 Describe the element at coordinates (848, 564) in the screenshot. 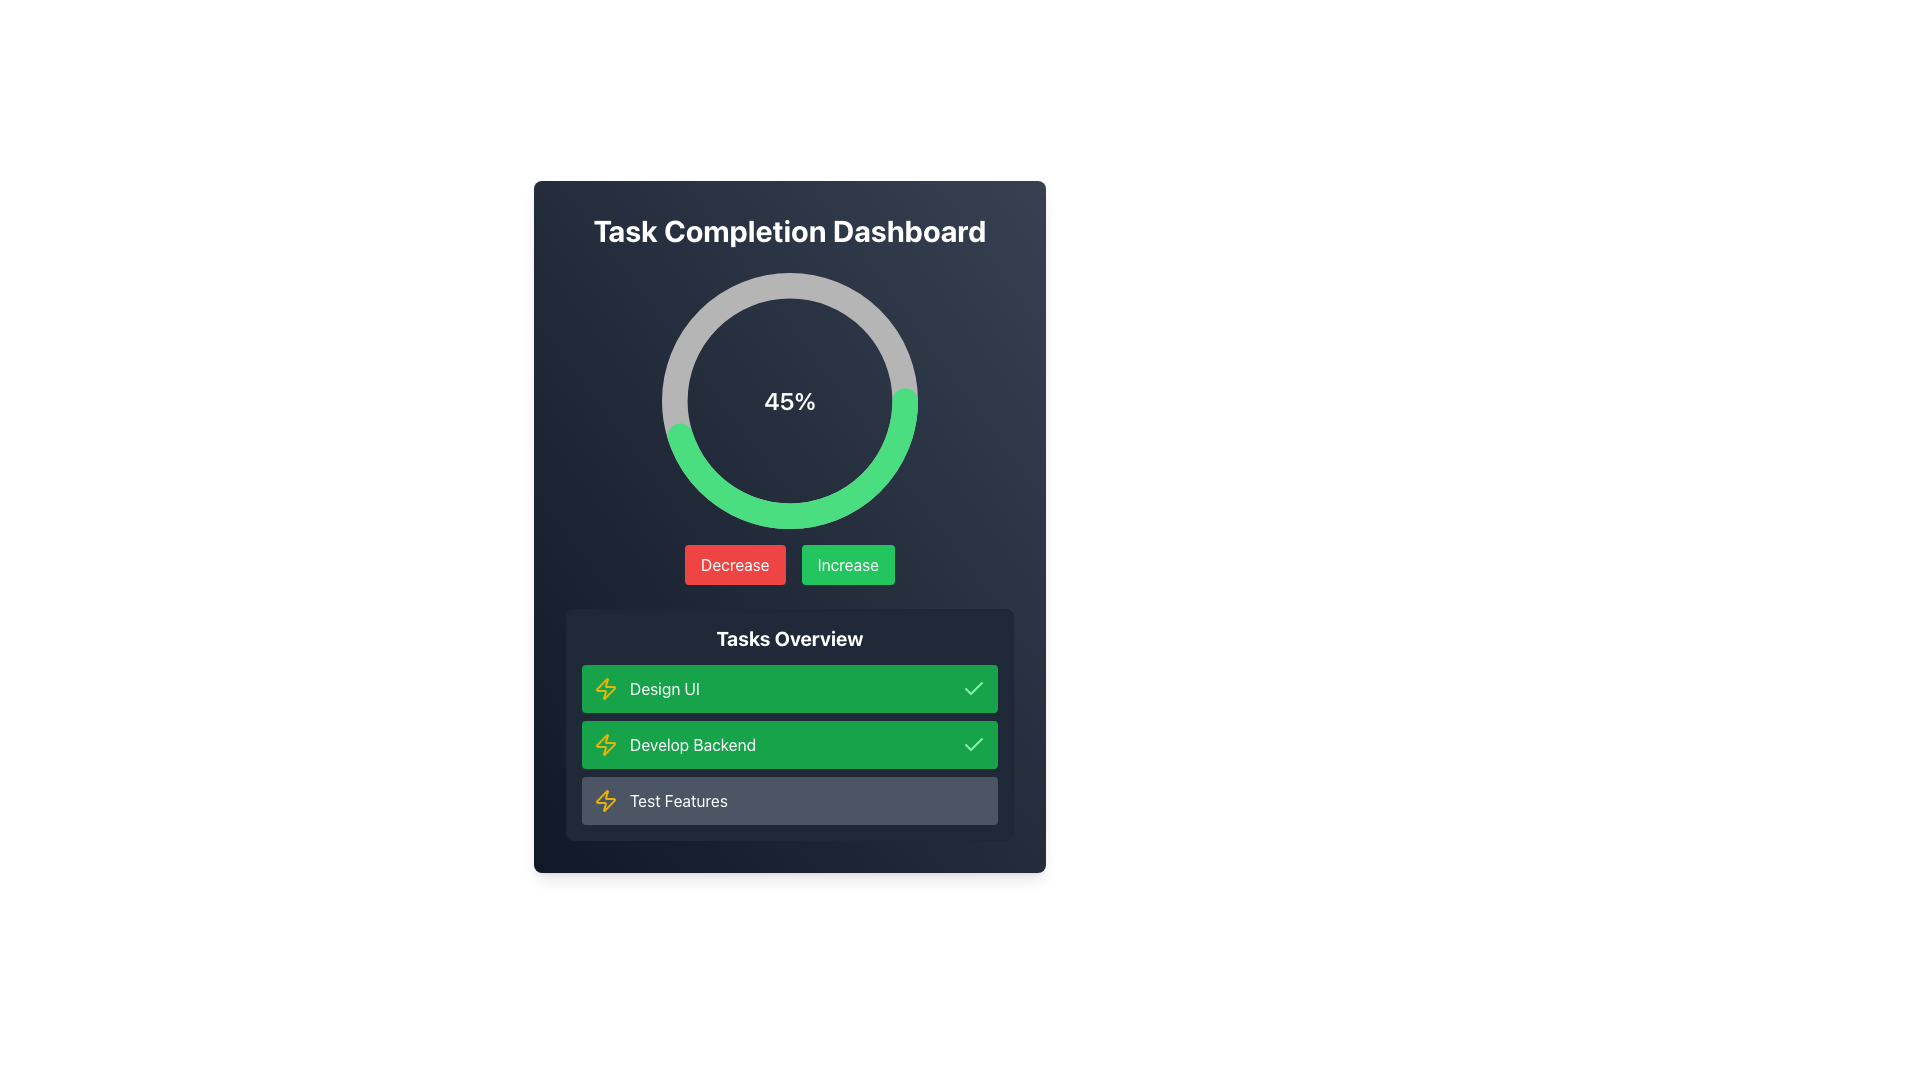

I see `the 'Increase' button, which is the second button in a row of two buttons ('Decrease' and 'Increase'), to increment the value represented by the progress indicator above` at that location.